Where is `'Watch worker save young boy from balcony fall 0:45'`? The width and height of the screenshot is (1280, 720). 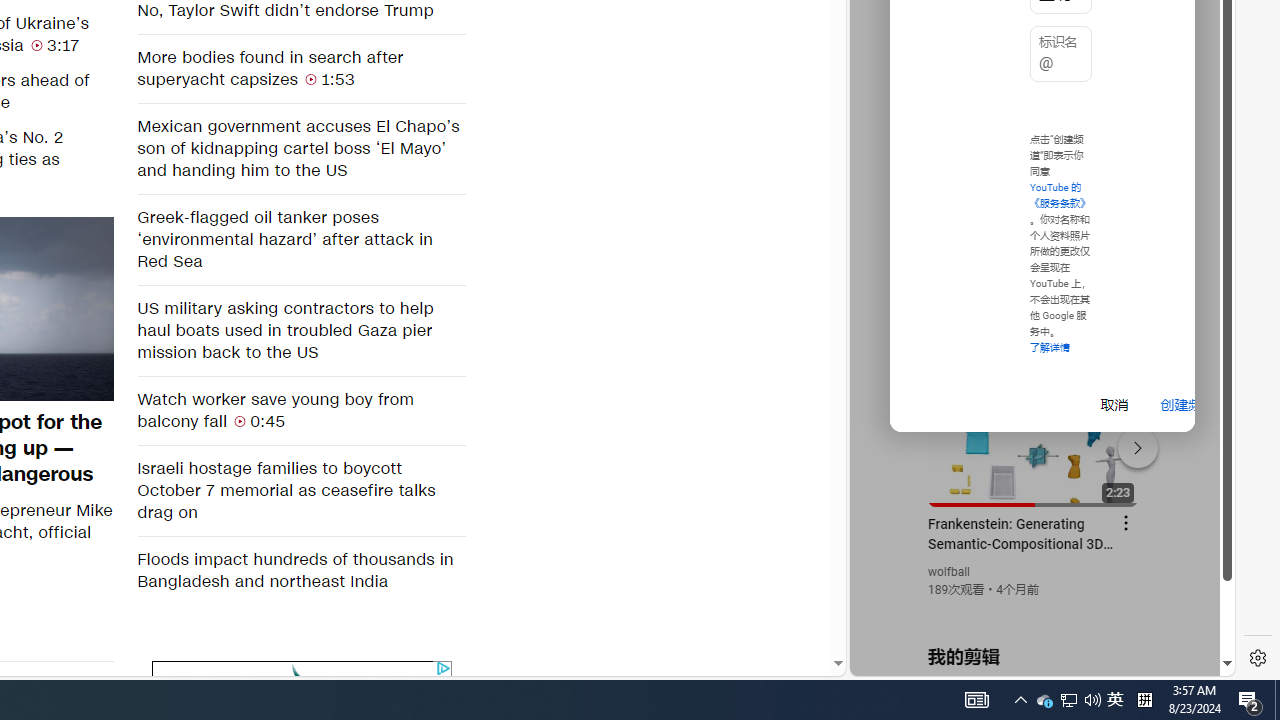
'Watch worker save young boy from balcony fall 0:45' is located at coordinates (300, 409).